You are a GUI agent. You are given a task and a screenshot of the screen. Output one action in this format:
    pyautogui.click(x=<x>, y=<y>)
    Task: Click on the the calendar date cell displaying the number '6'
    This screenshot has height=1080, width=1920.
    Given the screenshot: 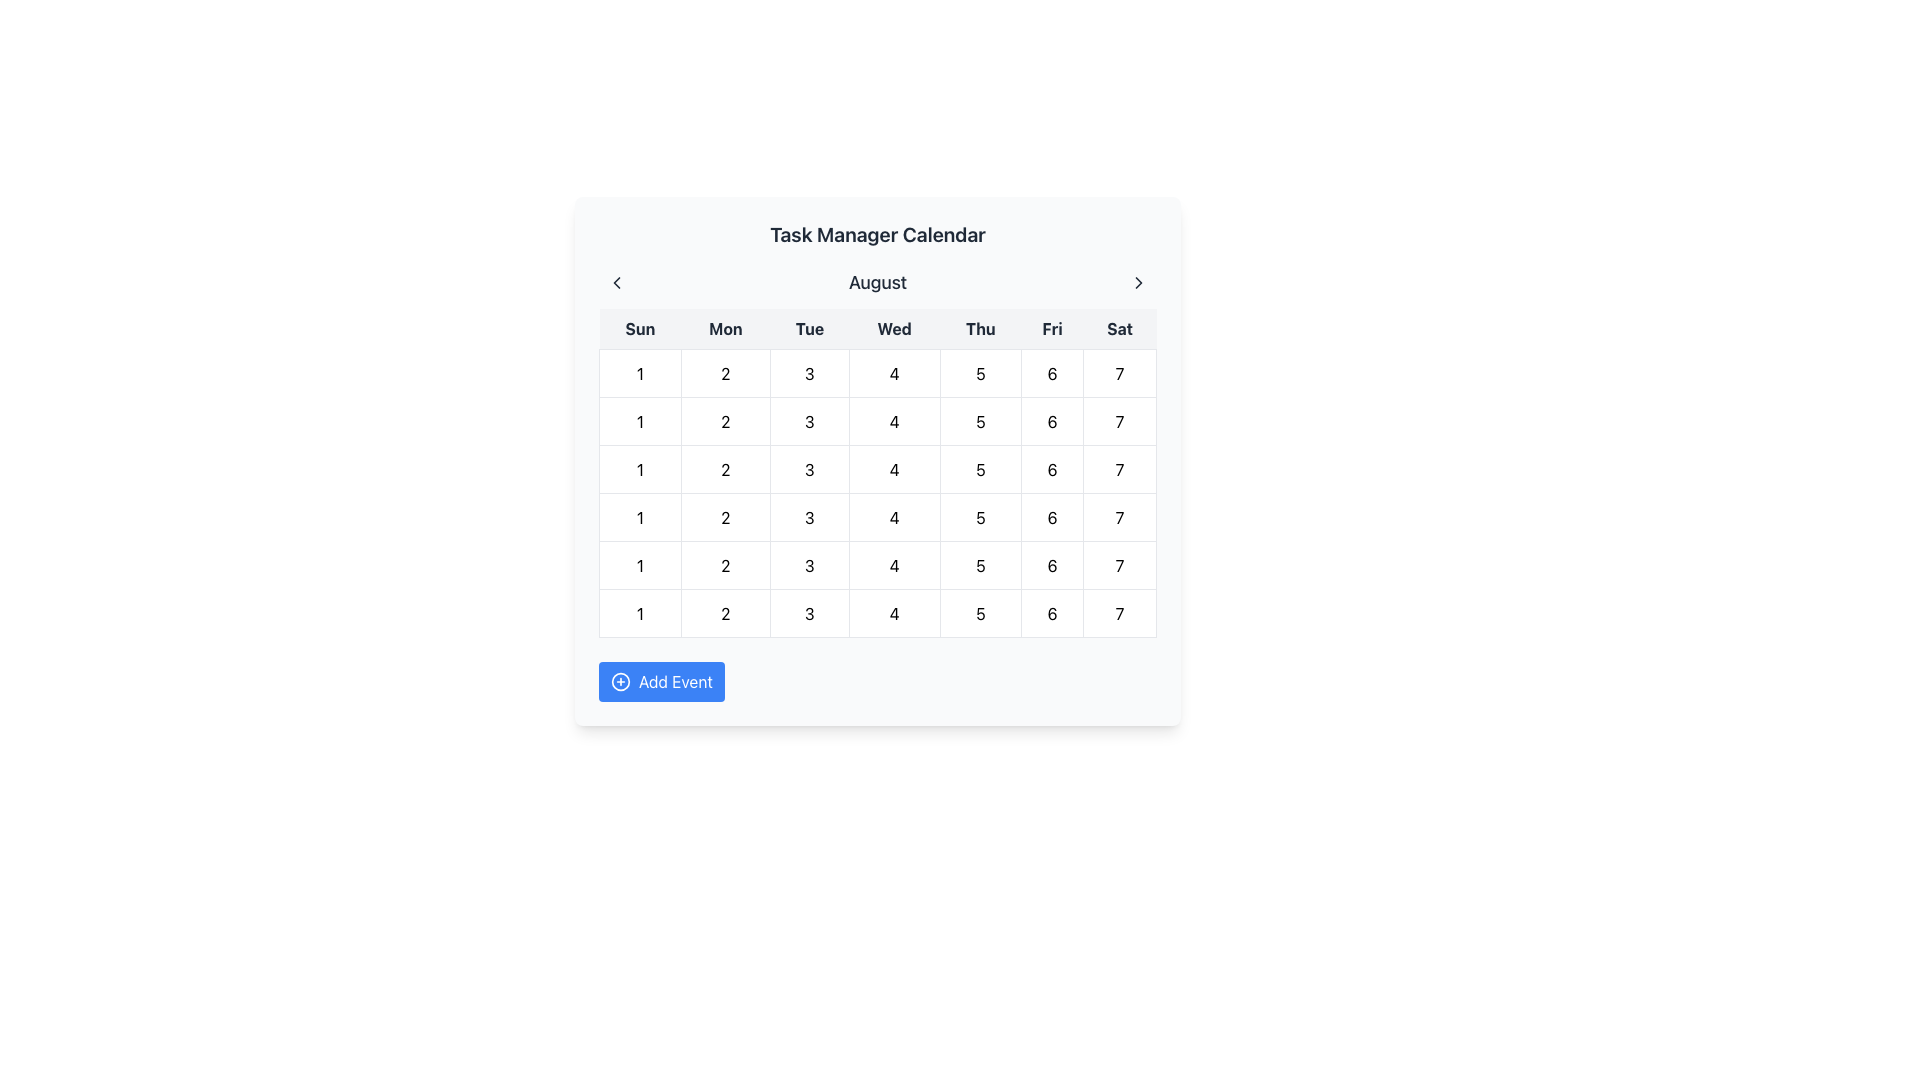 What is the action you would take?
    pyautogui.click(x=1051, y=420)
    